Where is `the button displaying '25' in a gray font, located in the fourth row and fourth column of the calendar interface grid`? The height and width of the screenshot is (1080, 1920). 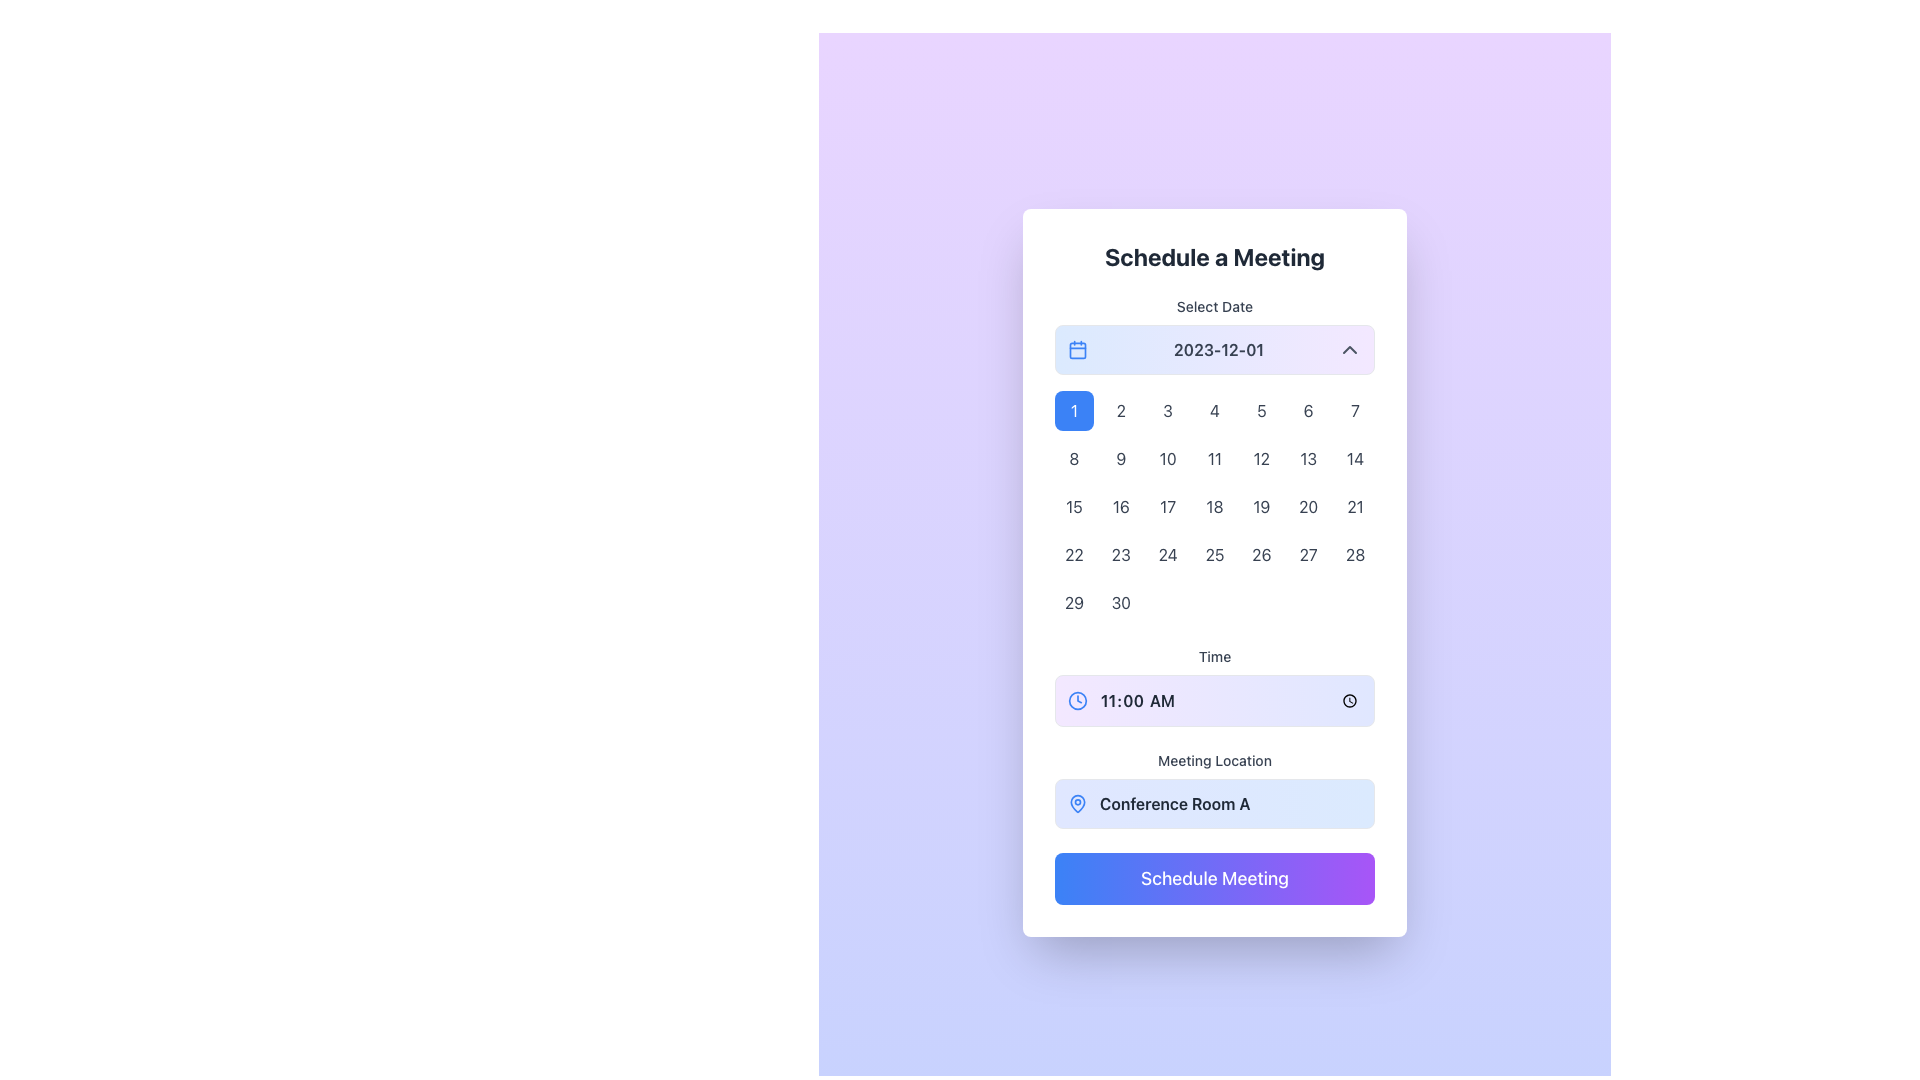
the button displaying '25' in a gray font, located in the fourth row and fourth column of the calendar interface grid is located at coordinates (1213, 555).